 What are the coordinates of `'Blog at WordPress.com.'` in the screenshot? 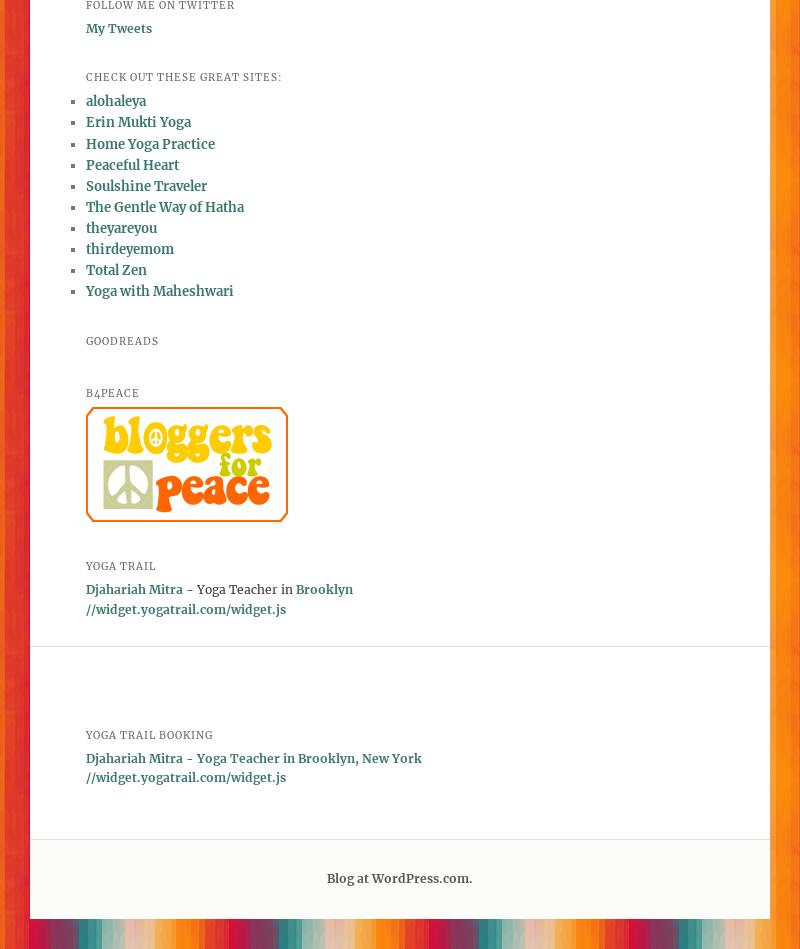 It's located at (326, 877).